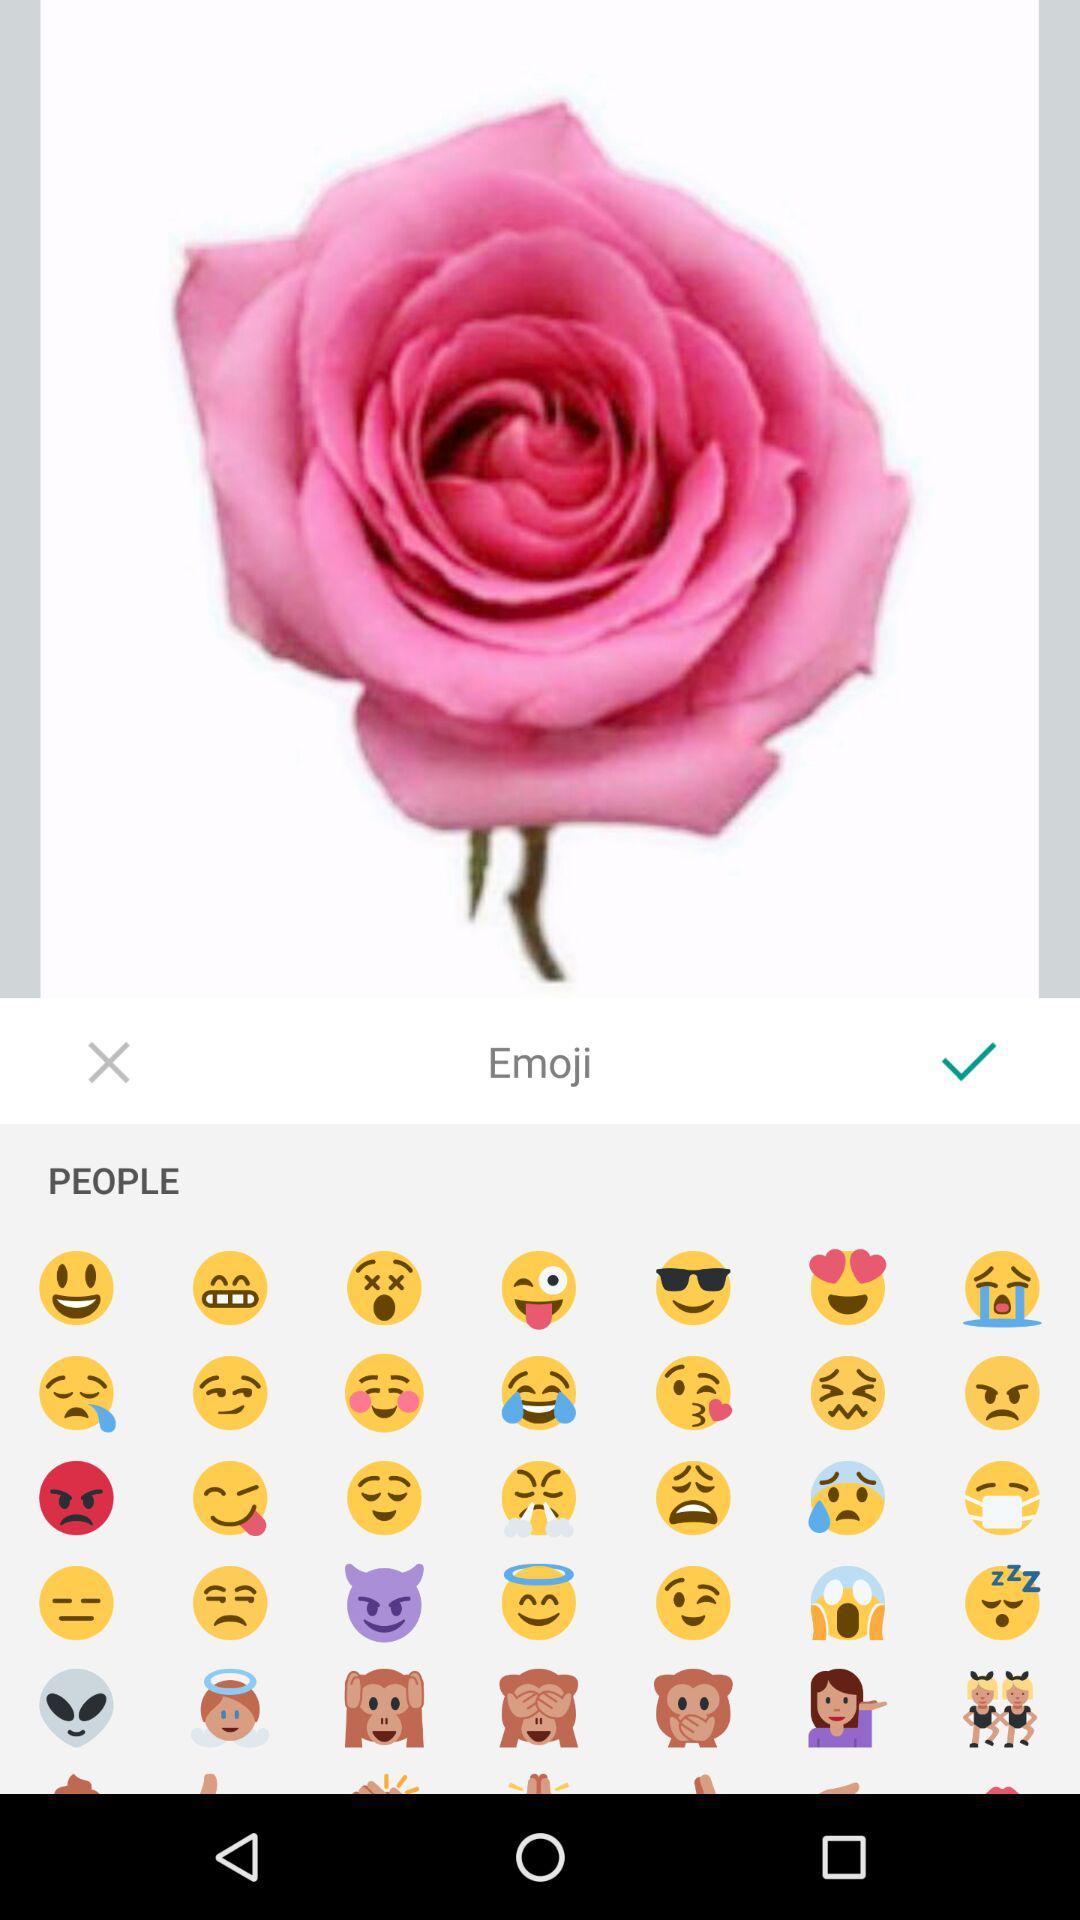 The width and height of the screenshot is (1080, 1920). I want to click on insert emoji, so click(848, 1707).